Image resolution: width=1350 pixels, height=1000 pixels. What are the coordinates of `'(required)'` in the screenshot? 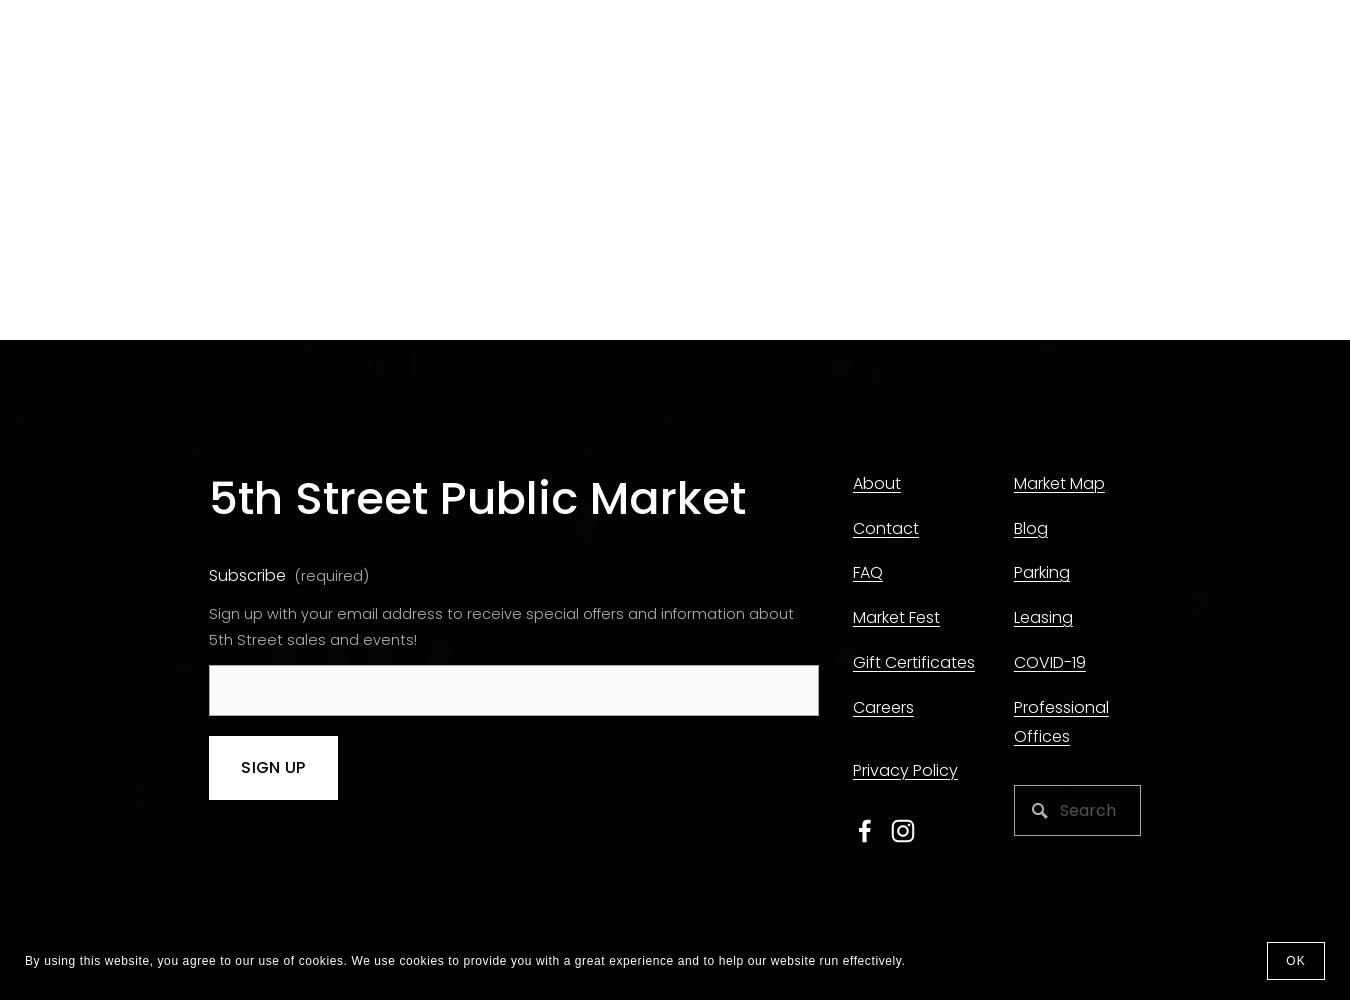 It's located at (293, 575).